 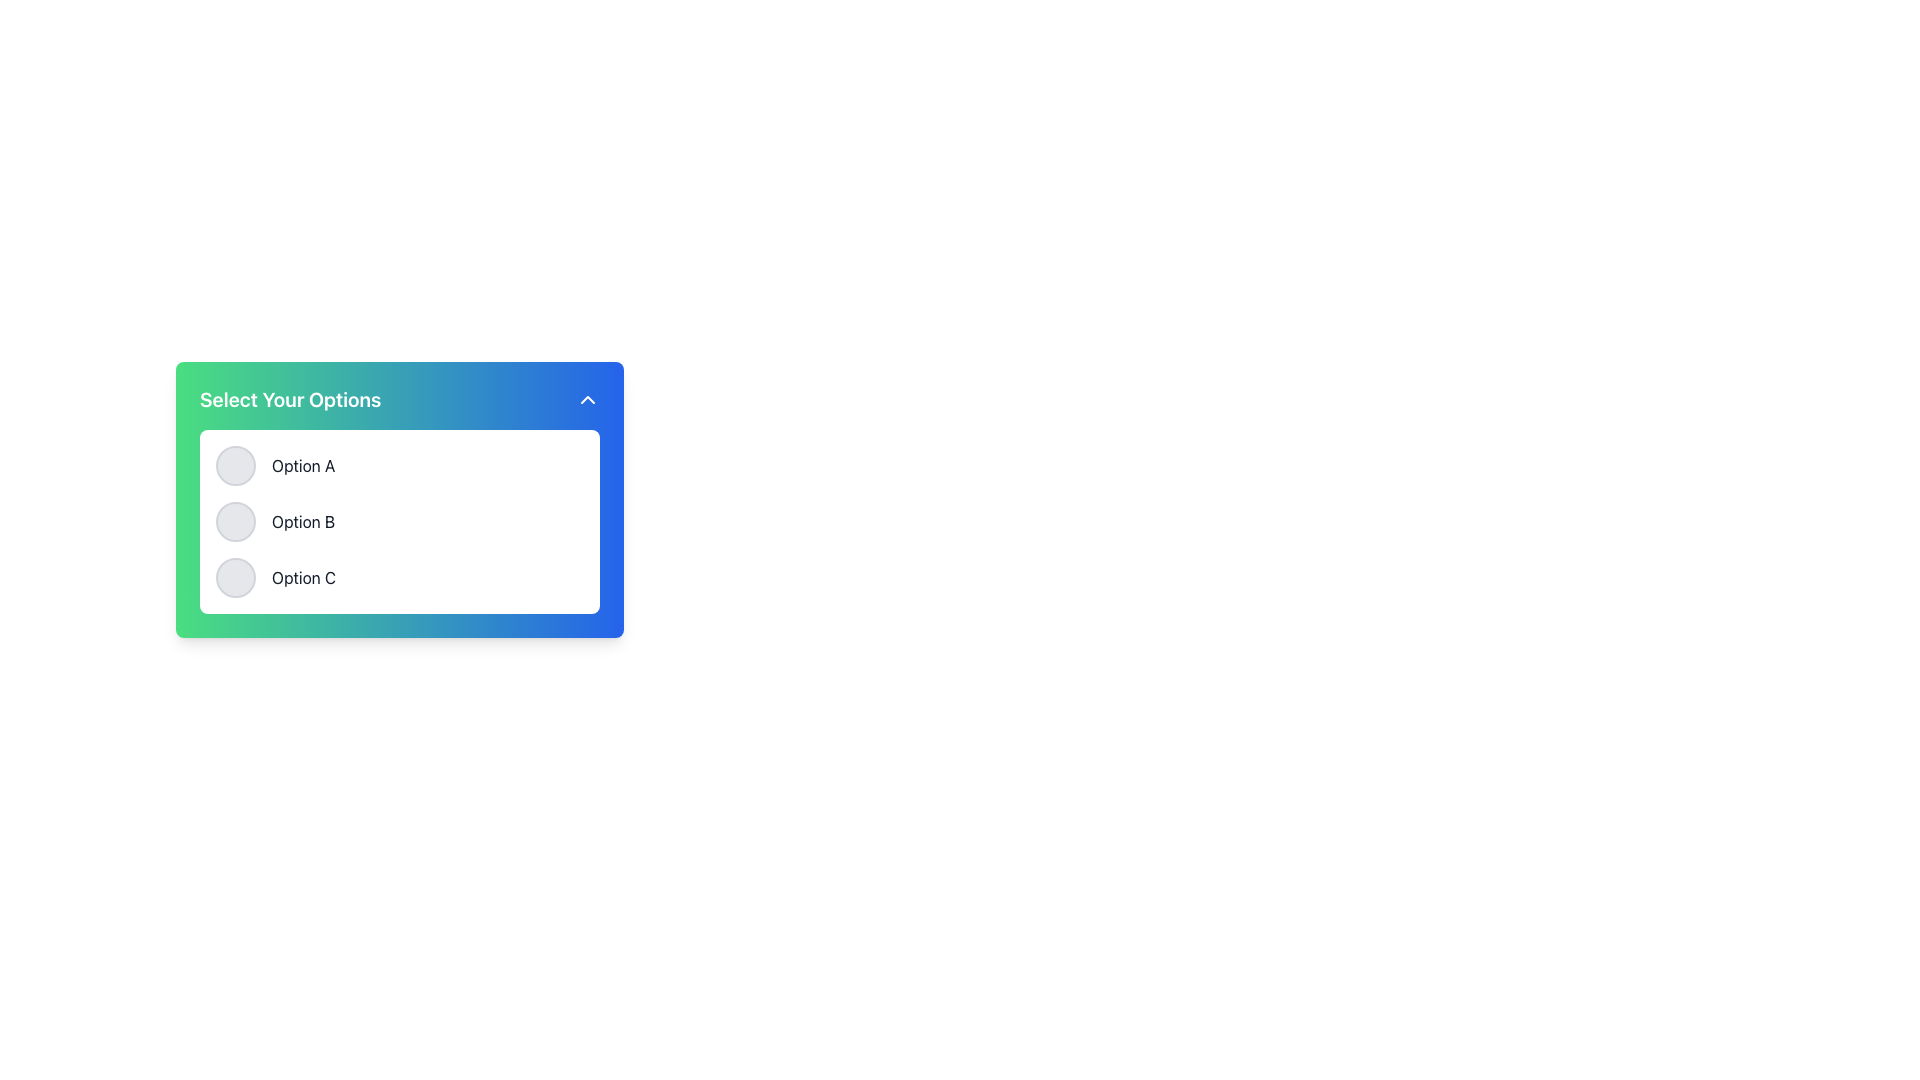 I want to click on the toggle button located on the right side of the header bar, next to the text 'Select Your Options', so click(x=587, y=400).